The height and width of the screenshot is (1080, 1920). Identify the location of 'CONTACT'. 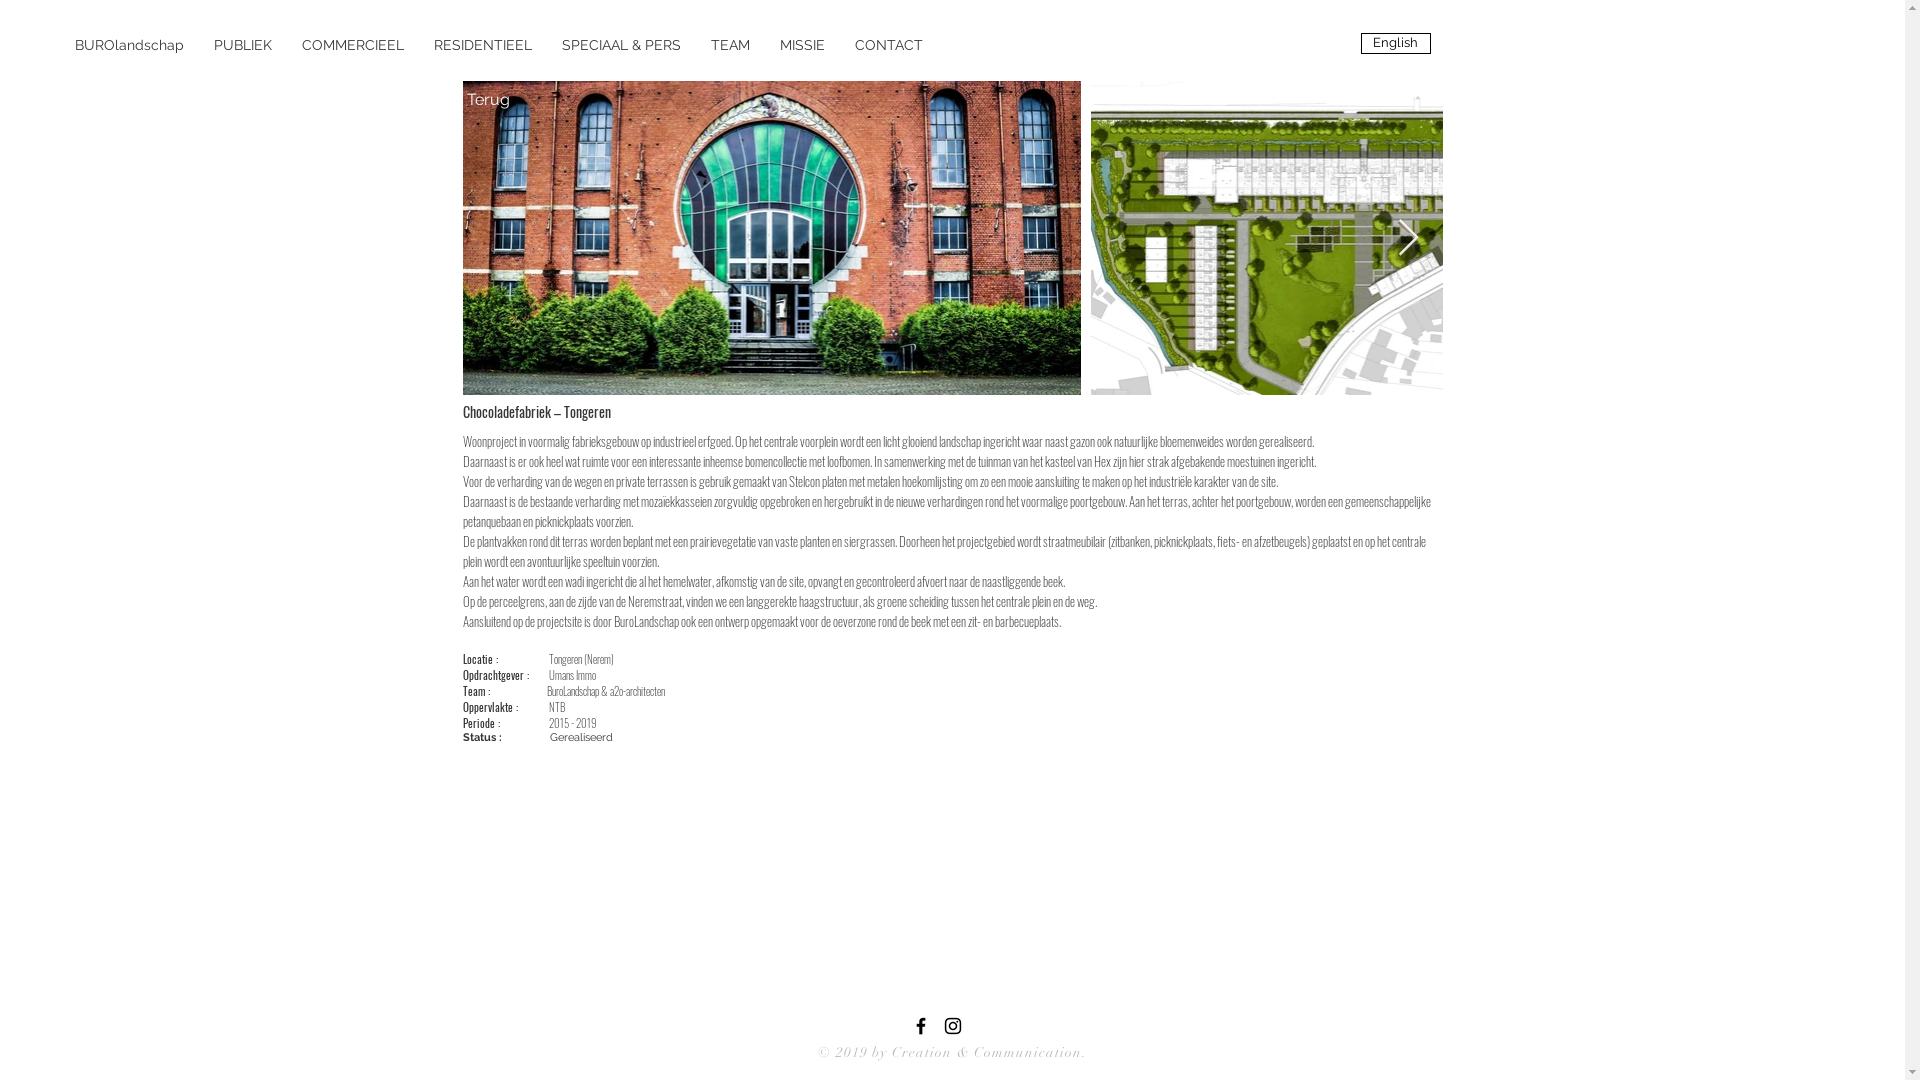
(887, 45).